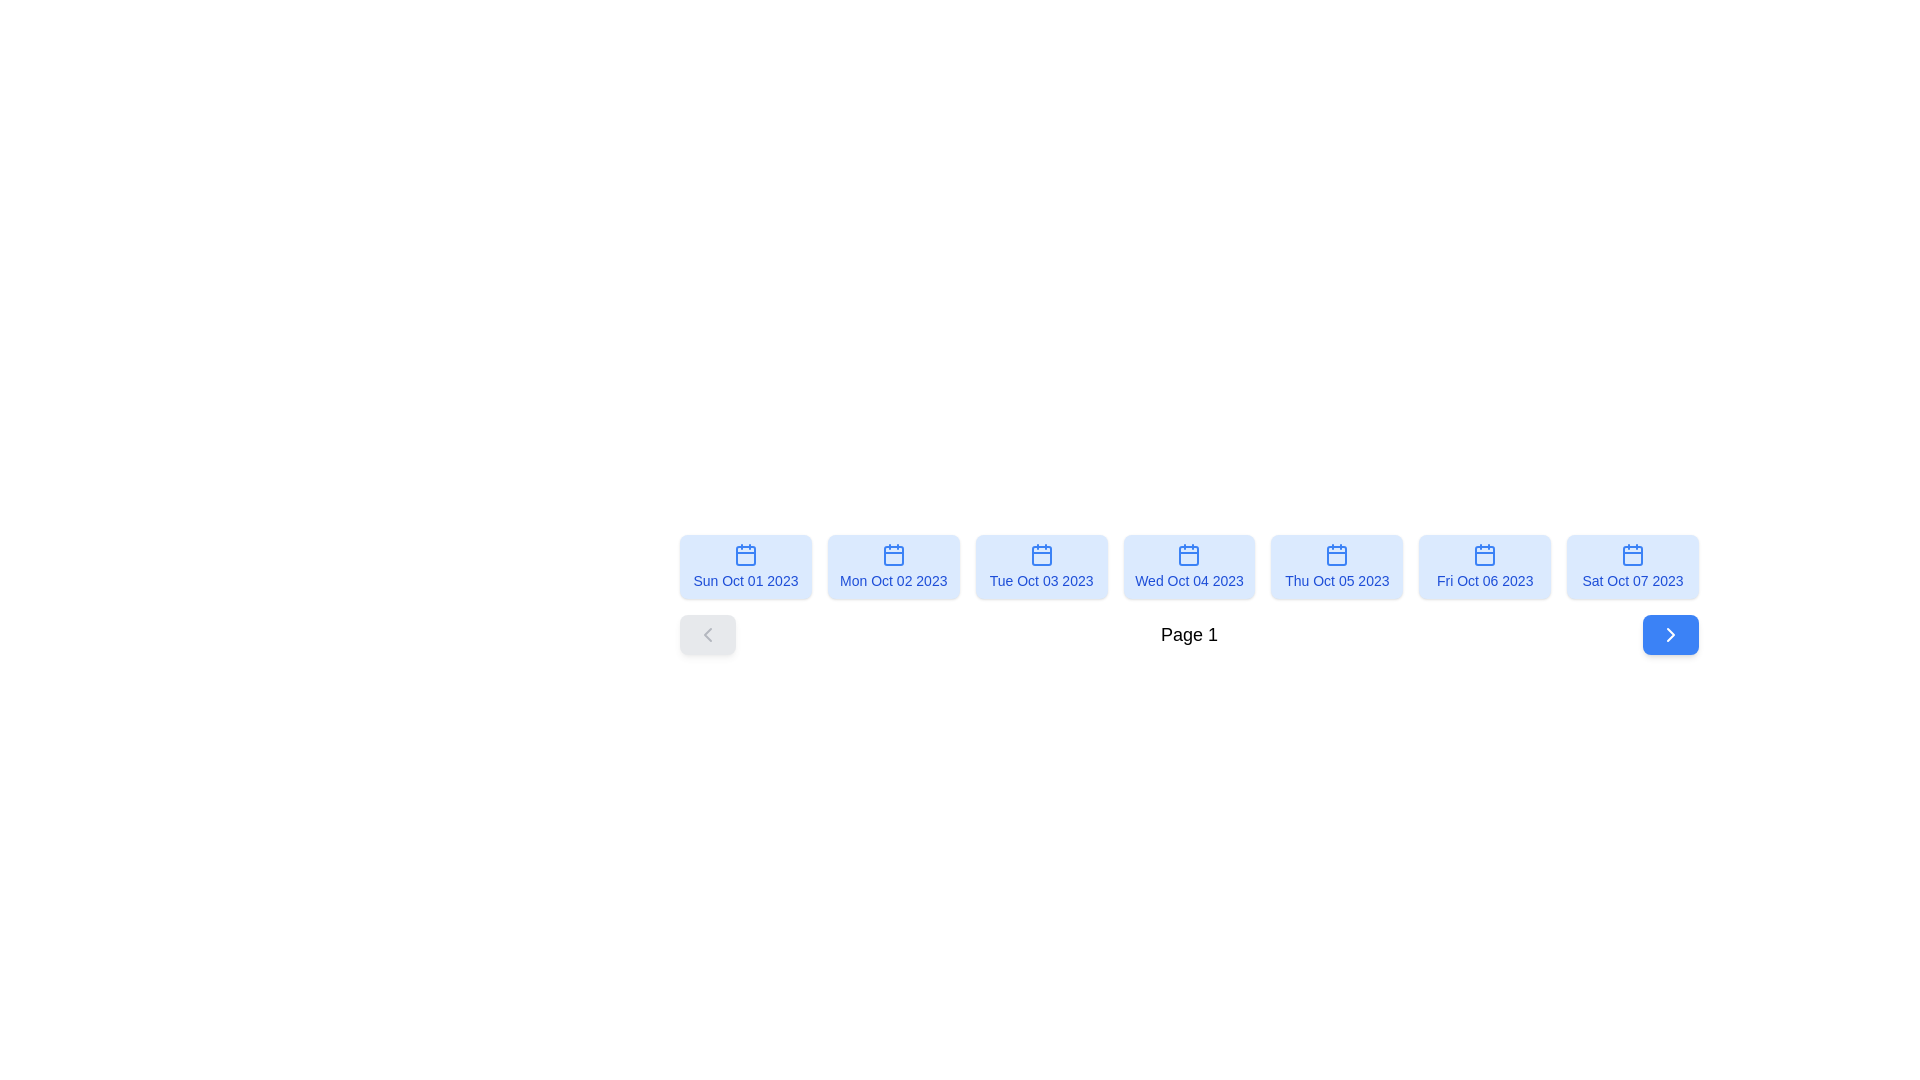 This screenshot has height=1080, width=1920. What do you see at coordinates (744, 581) in the screenshot?
I see `the text label displaying the date 'Sun Oct 01 2023', which is part of the first panel in a horizontally aligned list of date-related panels located in the lower part of the interface` at bounding box center [744, 581].